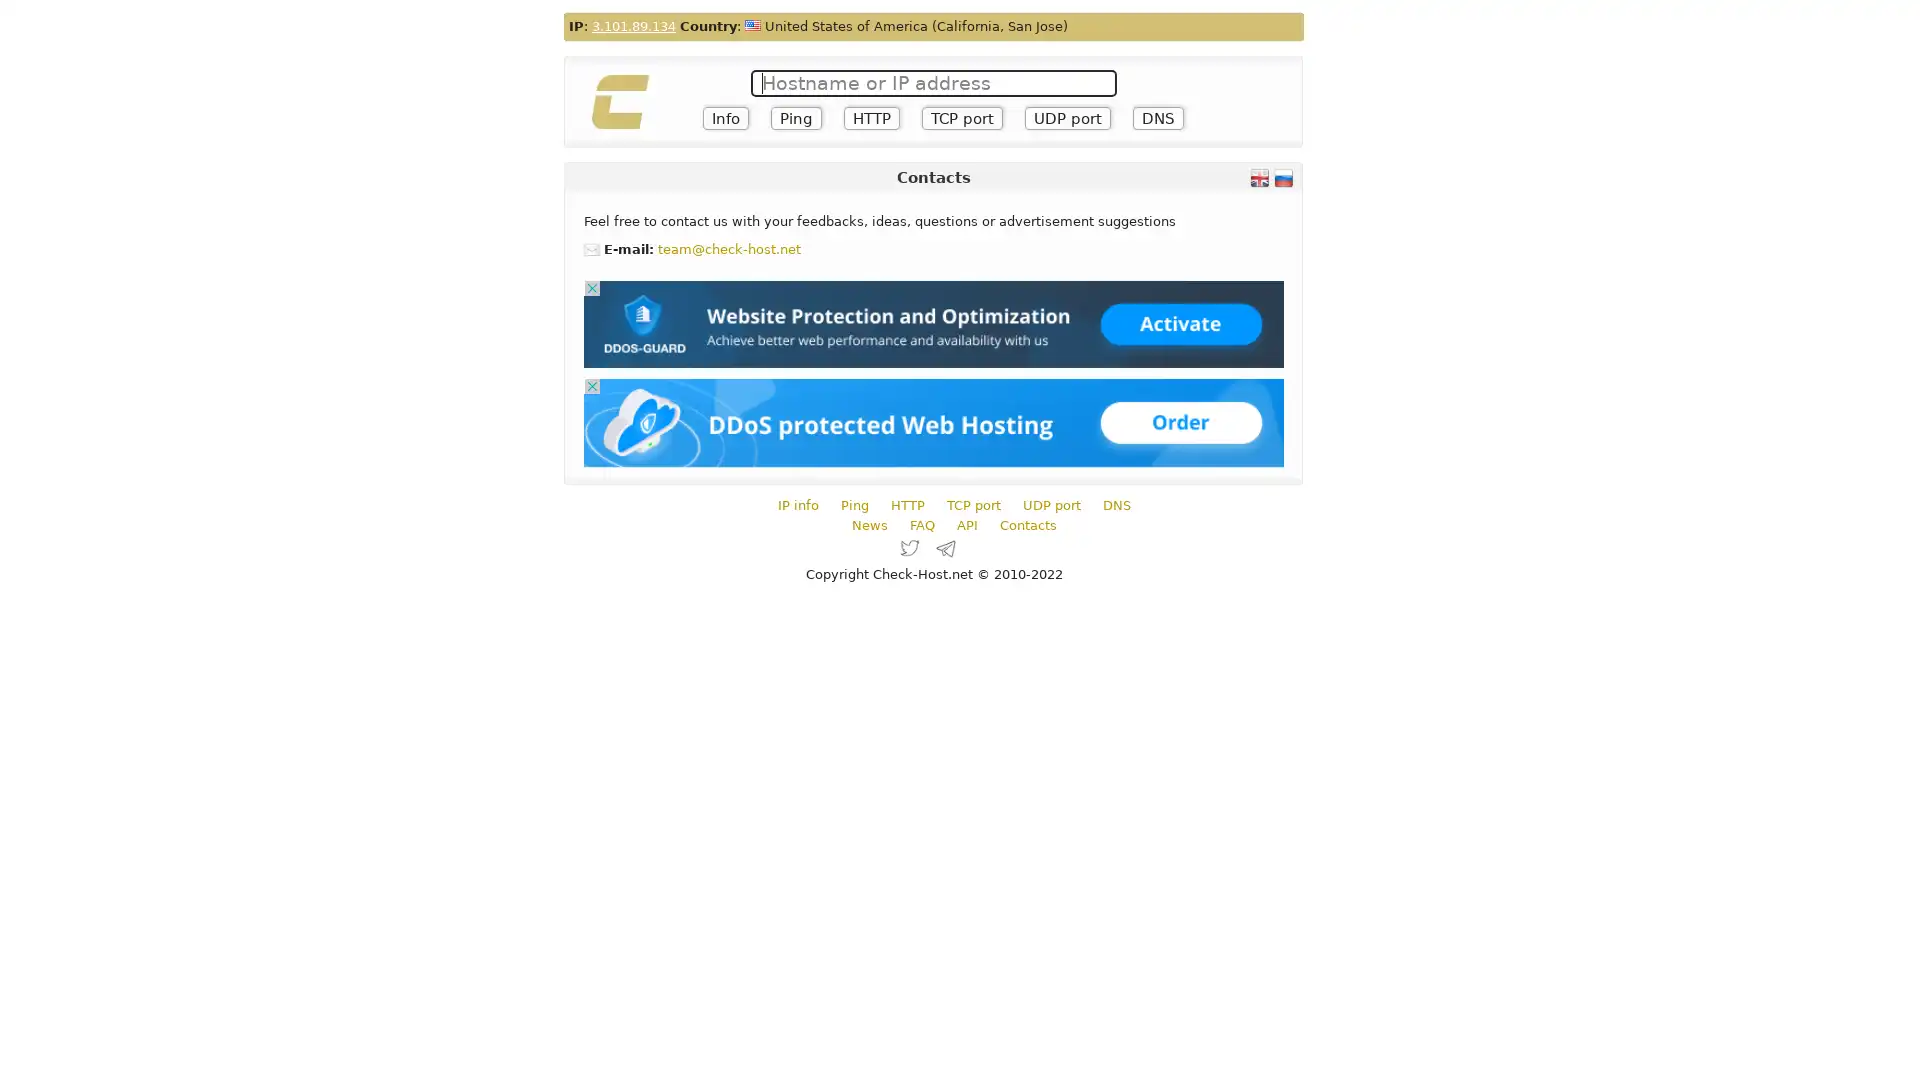 This screenshot has height=1080, width=1920. I want to click on HTTP, so click(870, 118).